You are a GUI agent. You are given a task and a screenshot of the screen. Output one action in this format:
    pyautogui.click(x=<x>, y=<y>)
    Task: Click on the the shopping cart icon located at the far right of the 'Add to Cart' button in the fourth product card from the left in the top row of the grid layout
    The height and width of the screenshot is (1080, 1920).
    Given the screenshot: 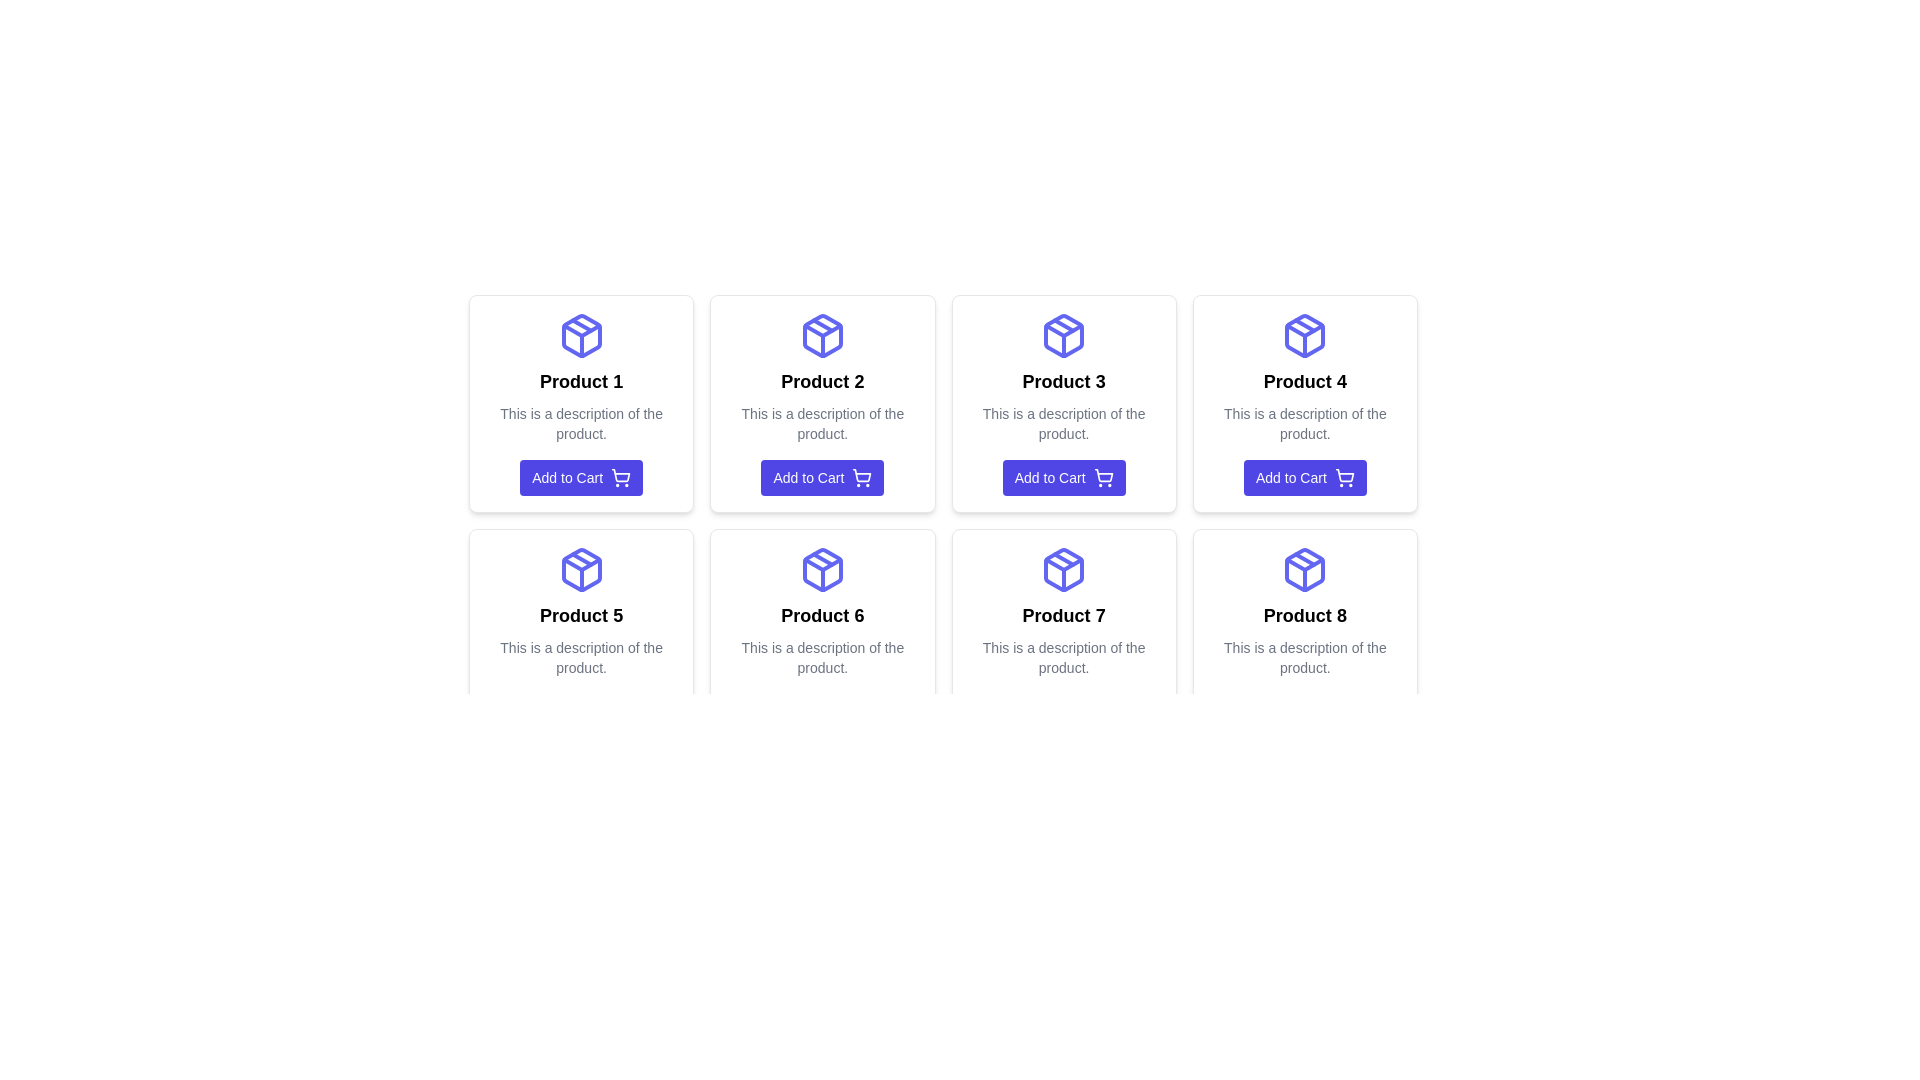 What is the action you would take?
    pyautogui.click(x=1344, y=478)
    